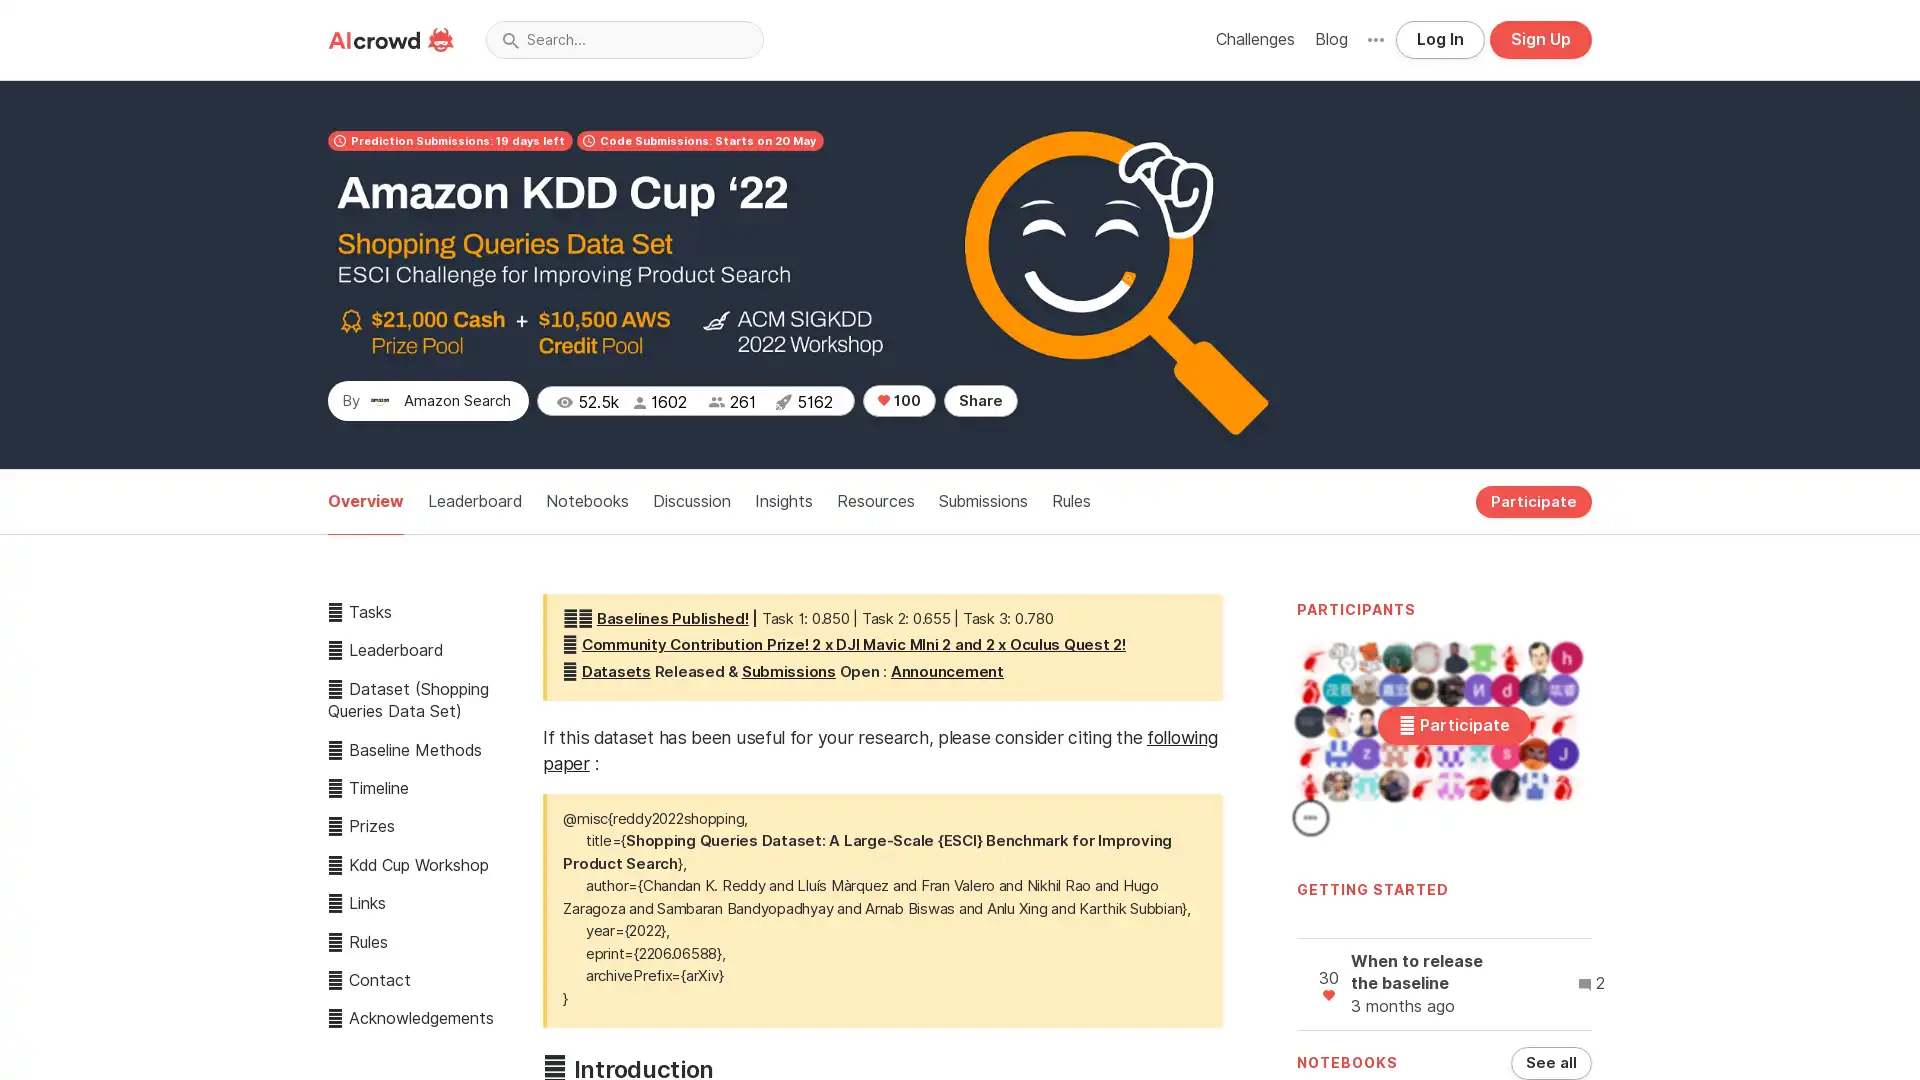 This screenshot has height=1080, width=1920. I want to click on Log In, so click(1440, 39).